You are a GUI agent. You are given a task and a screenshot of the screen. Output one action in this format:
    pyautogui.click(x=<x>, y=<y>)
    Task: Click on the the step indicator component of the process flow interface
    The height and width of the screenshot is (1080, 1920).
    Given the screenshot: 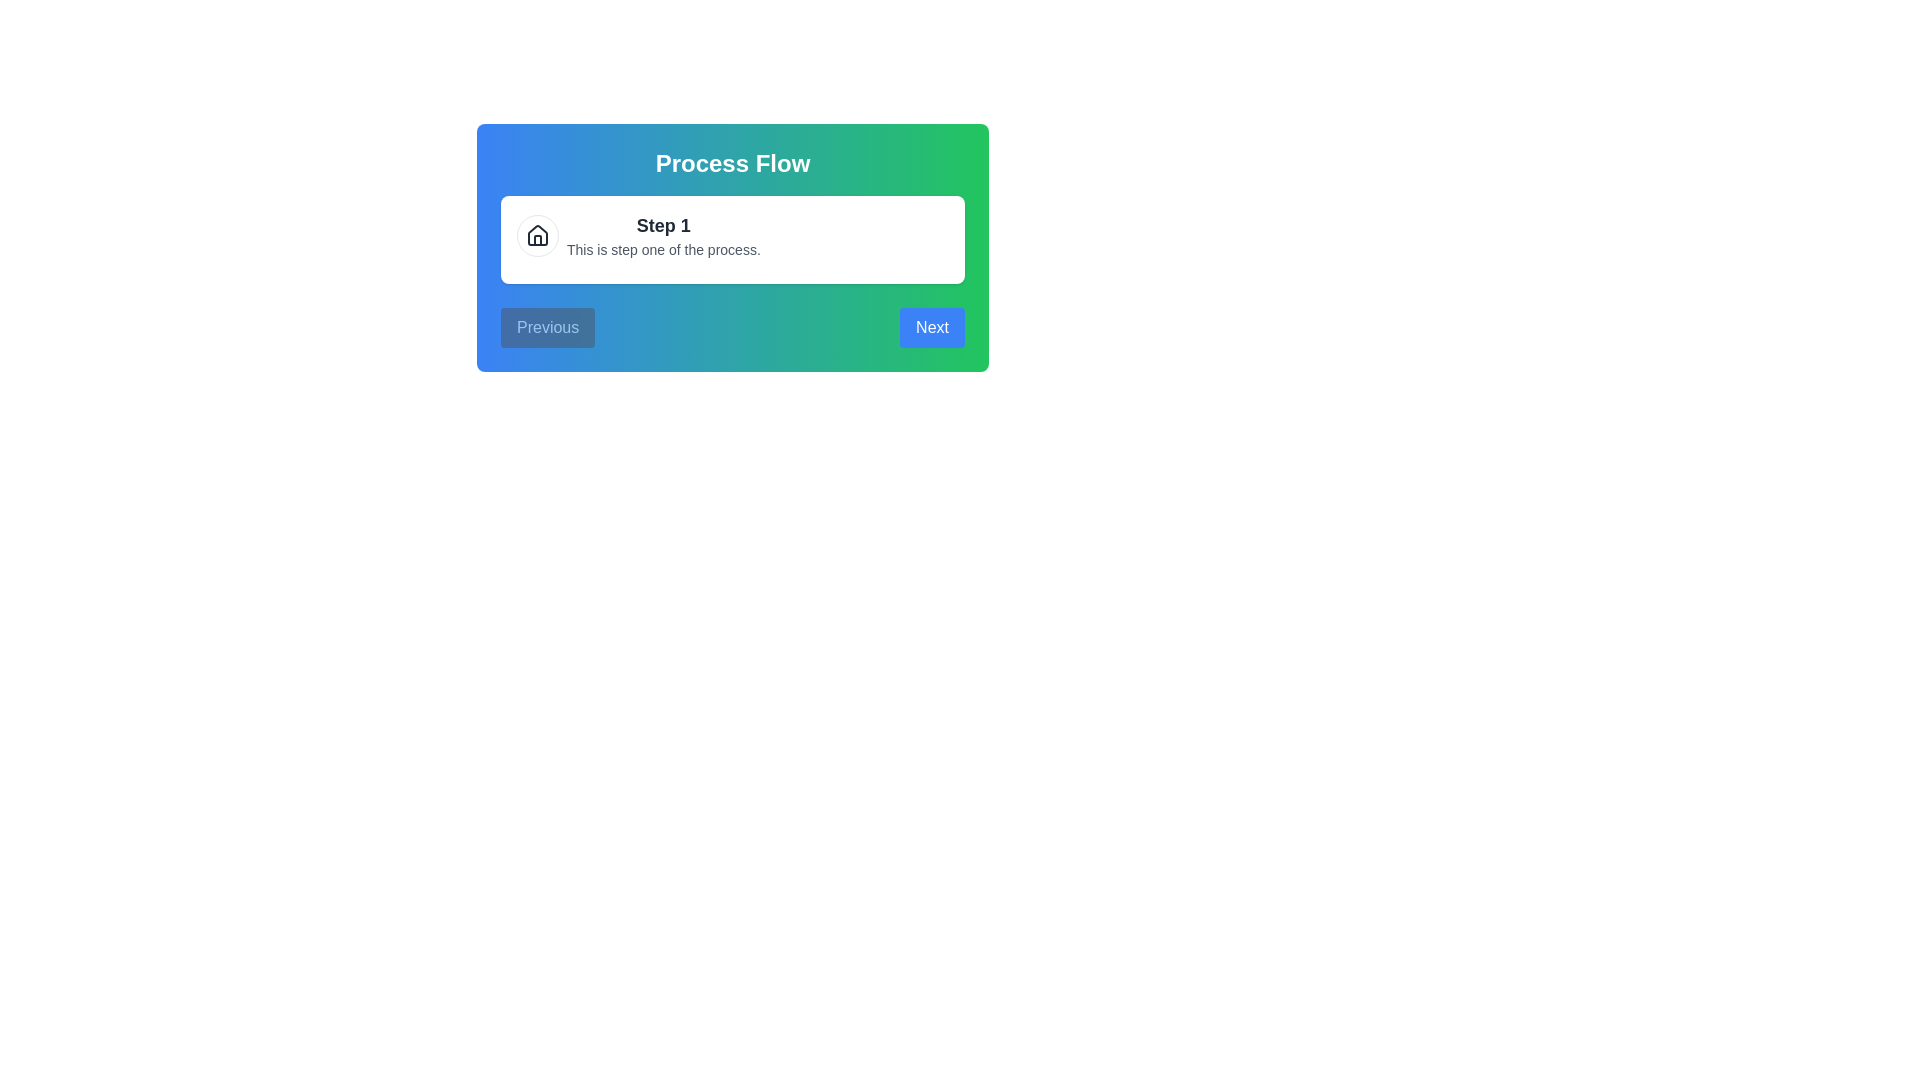 What is the action you would take?
    pyautogui.click(x=732, y=246)
    